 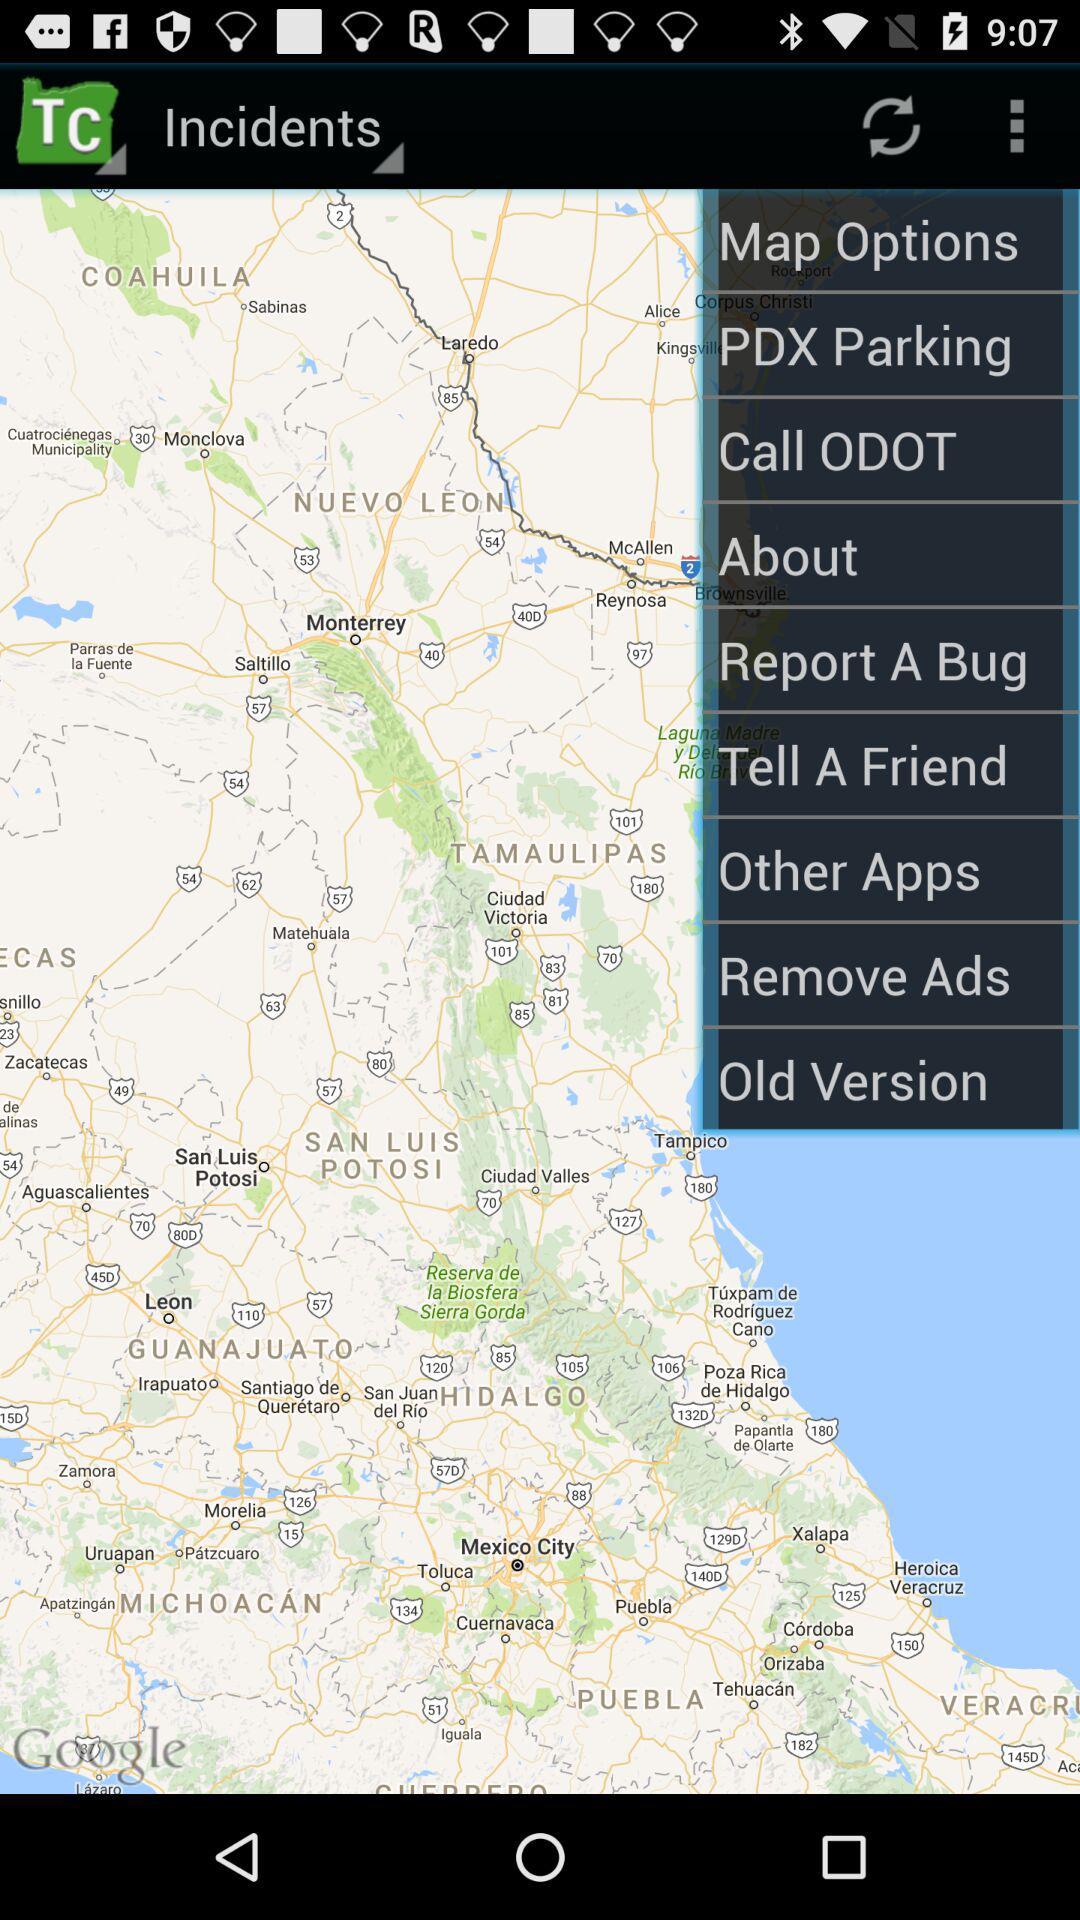 What do you see at coordinates (890, 133) in the screenshot?
I see `the refresh icon` at bounding box center [890, 133].